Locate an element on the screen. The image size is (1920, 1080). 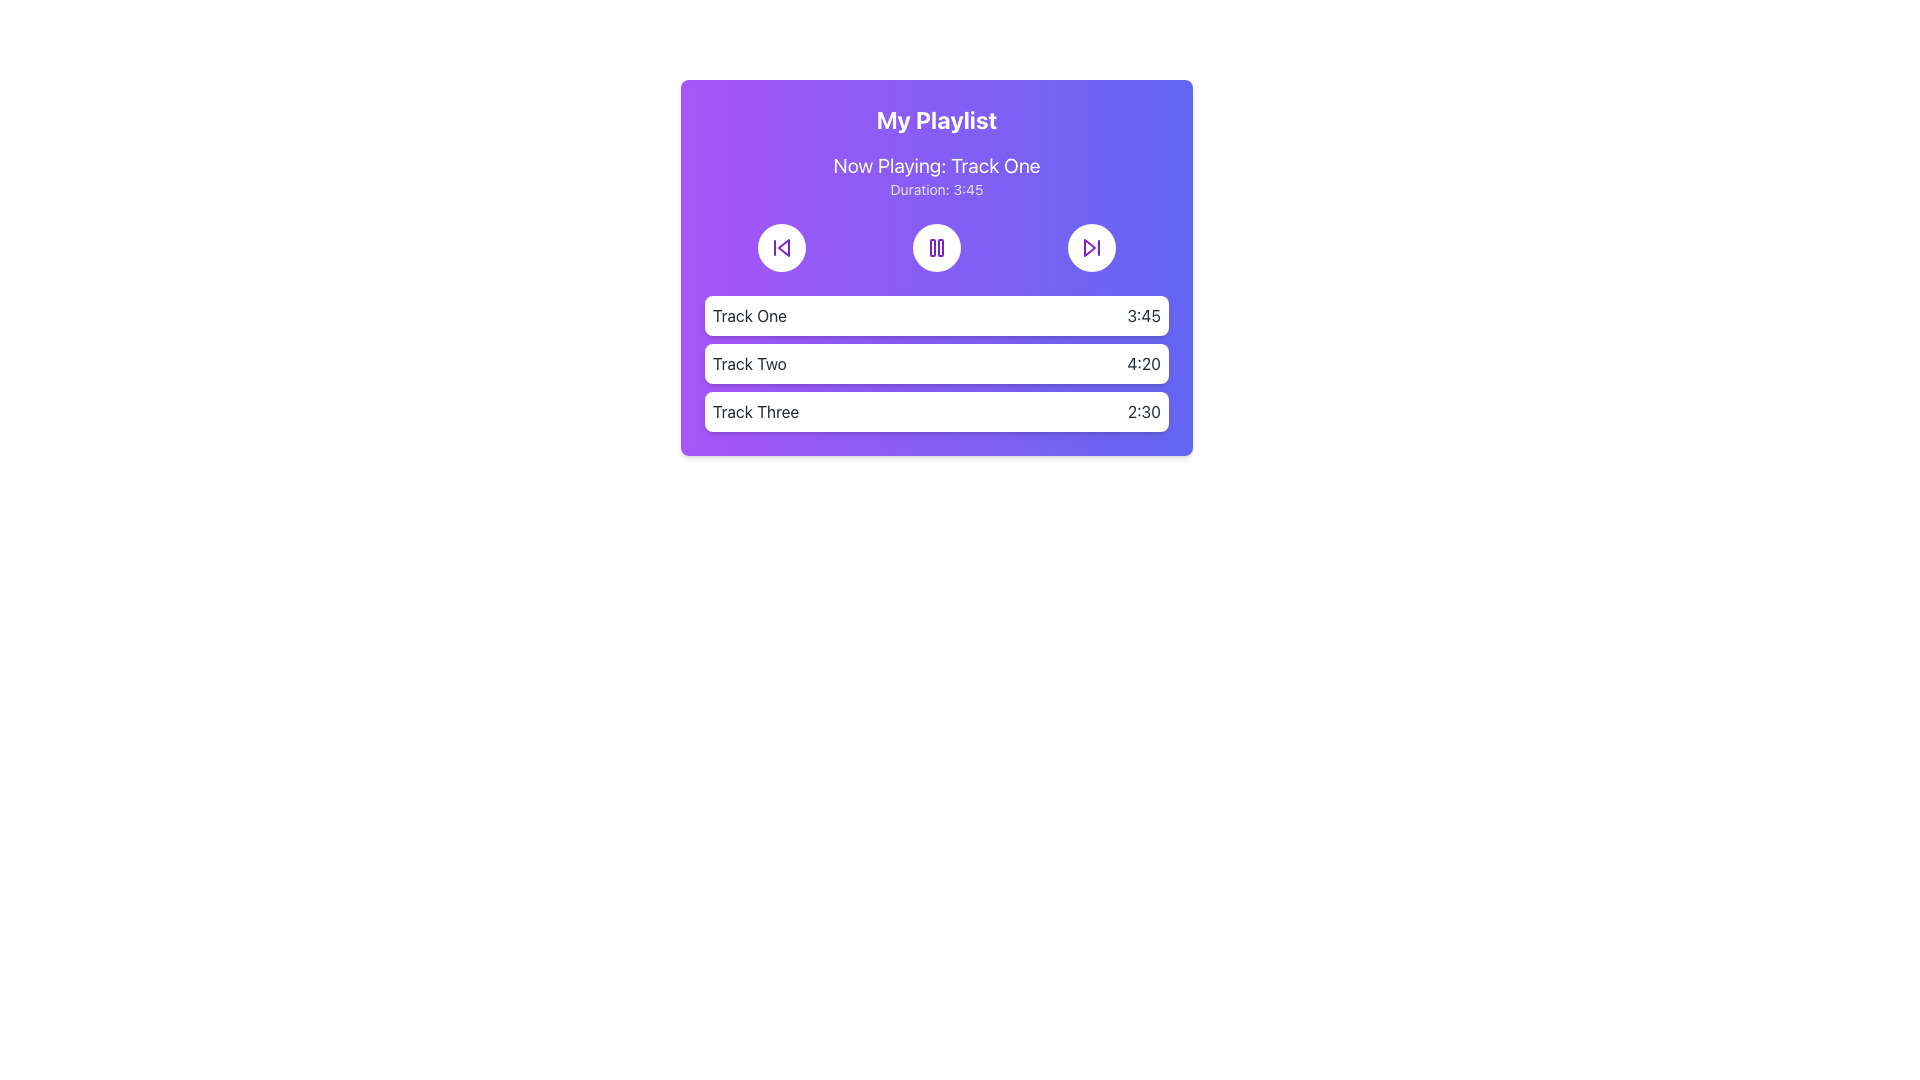
the static text label displaying '4:20', which is positioned to the right of 'Track Two' in a white rounded rectangle on a purple background is located at coordinates (1144, 363).